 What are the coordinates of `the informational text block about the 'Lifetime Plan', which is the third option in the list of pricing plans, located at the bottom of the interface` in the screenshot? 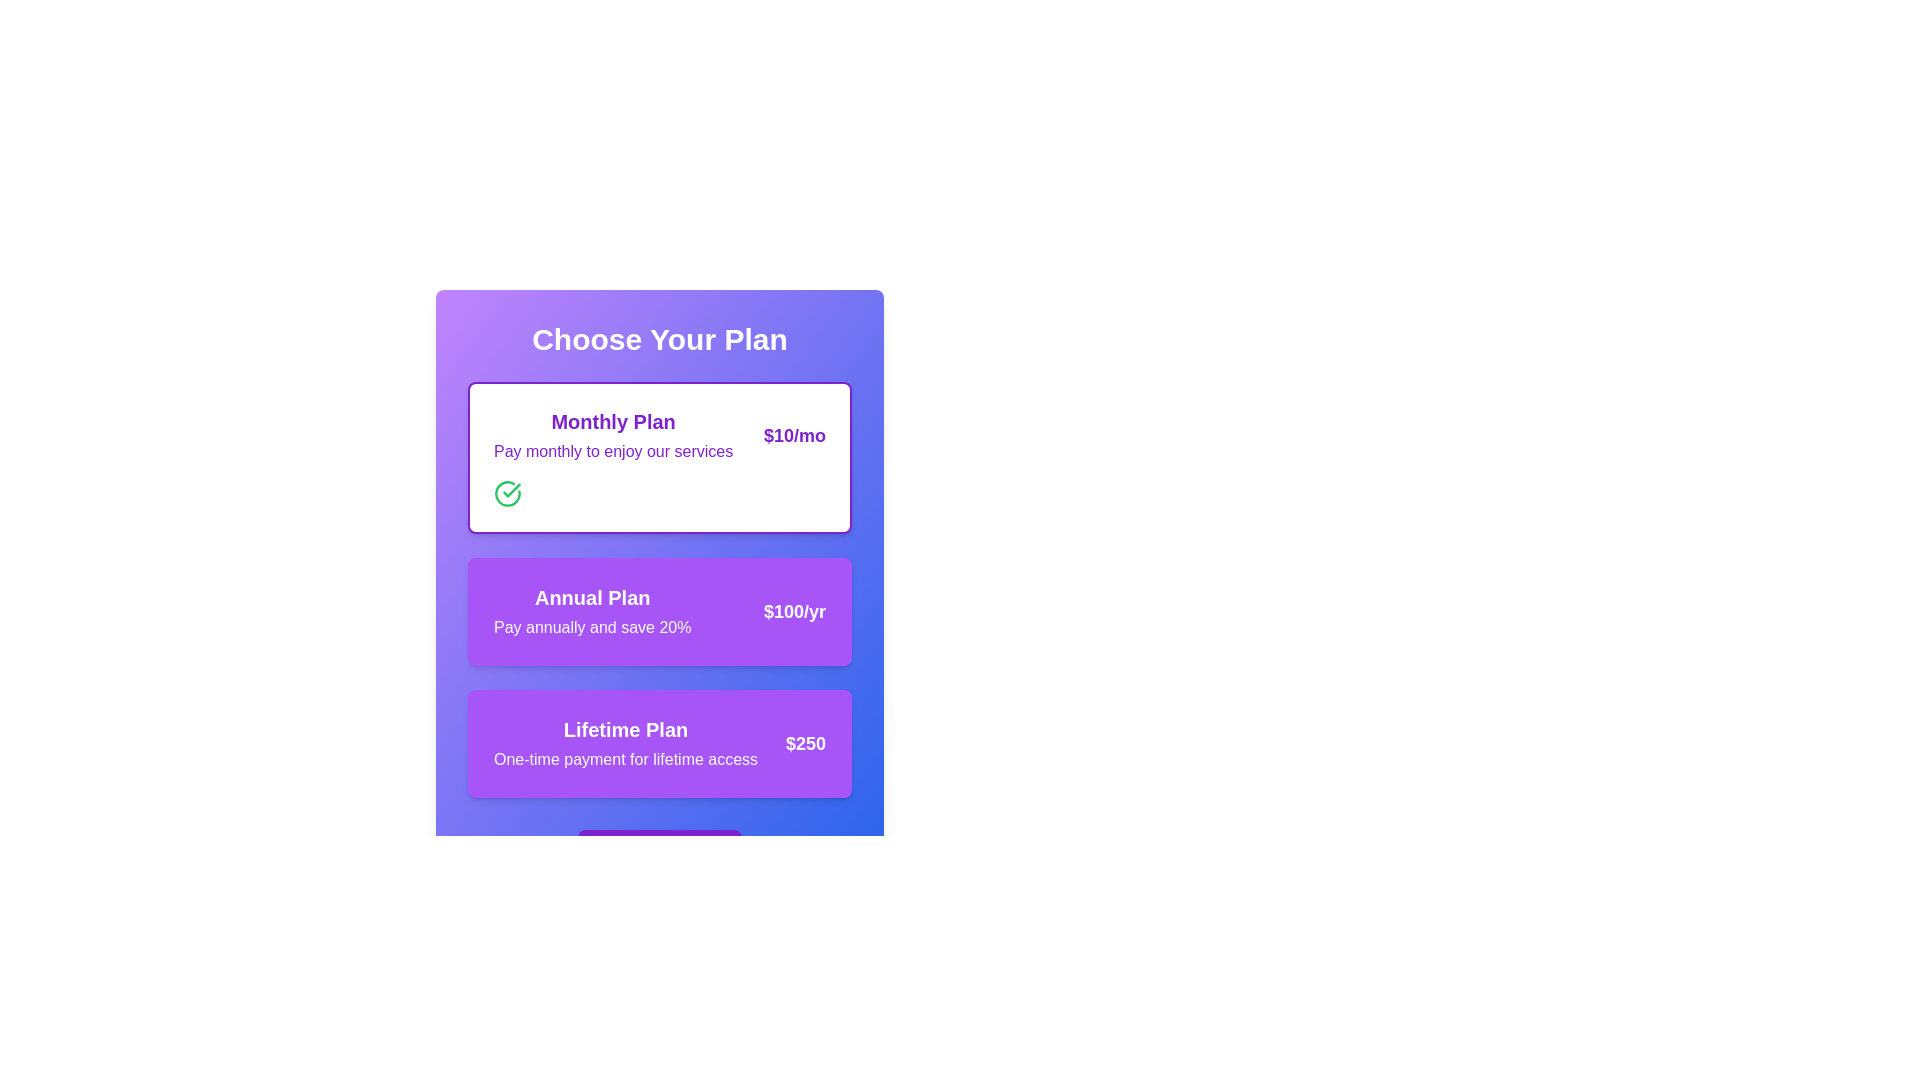 It's located at (660, 744).